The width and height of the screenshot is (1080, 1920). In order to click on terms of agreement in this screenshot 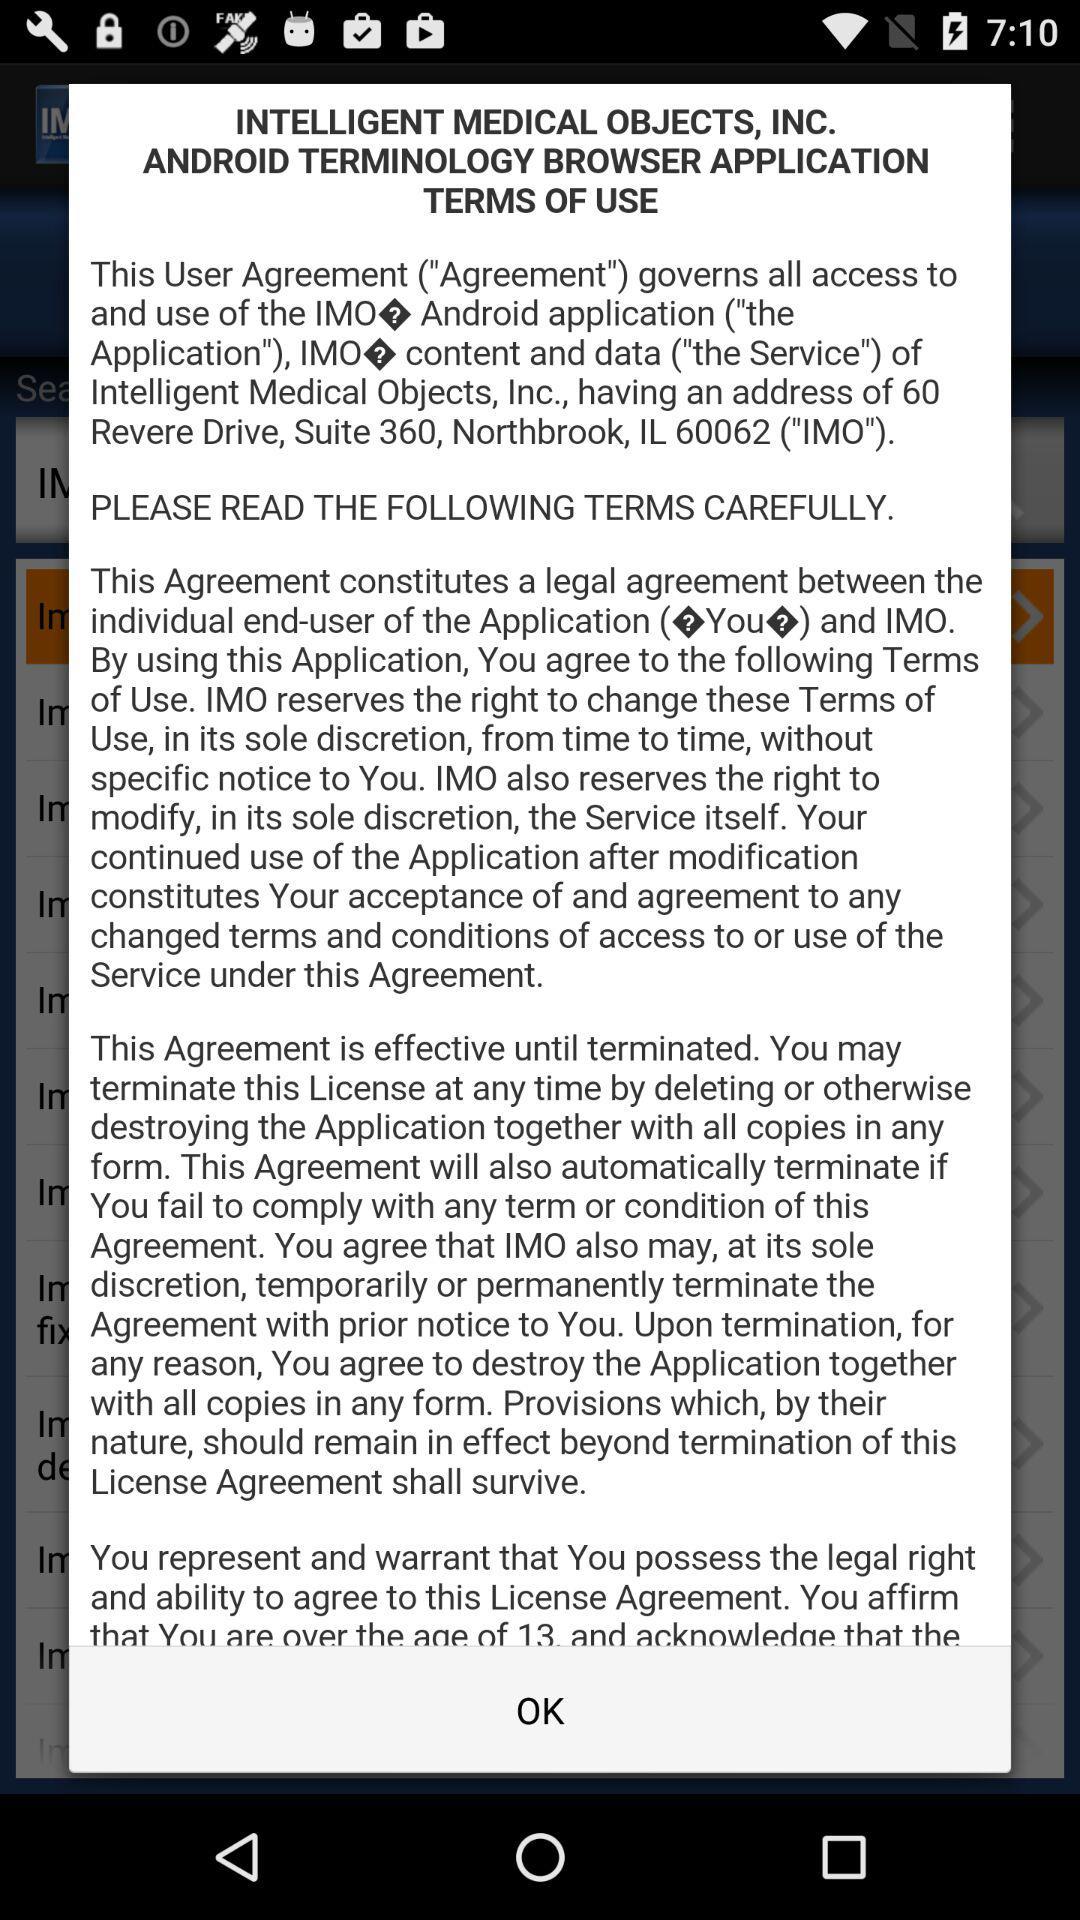, I will do `click(540, 864)`.